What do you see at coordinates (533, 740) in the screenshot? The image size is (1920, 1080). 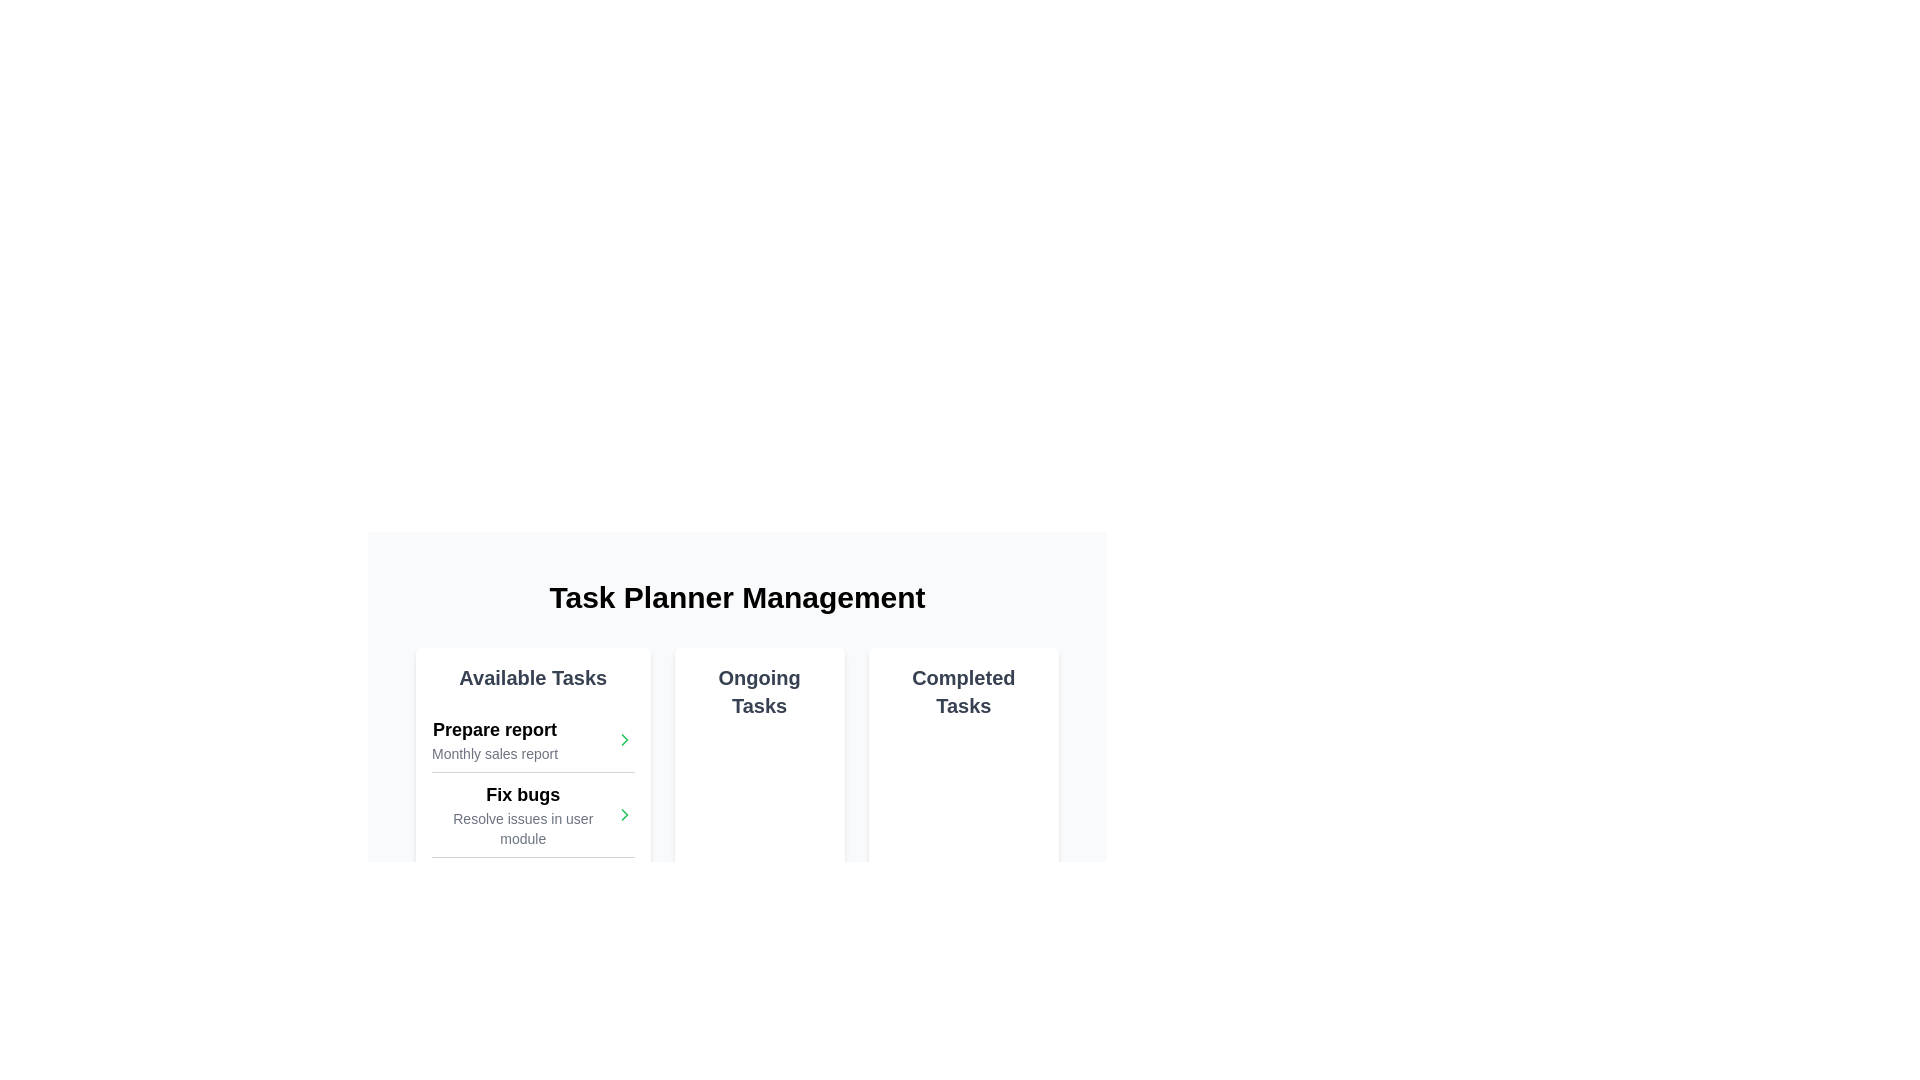 I see `the first list item in the 'Available Tasks' section which displays 'Prepare report'` at bounding box center [533, 740].